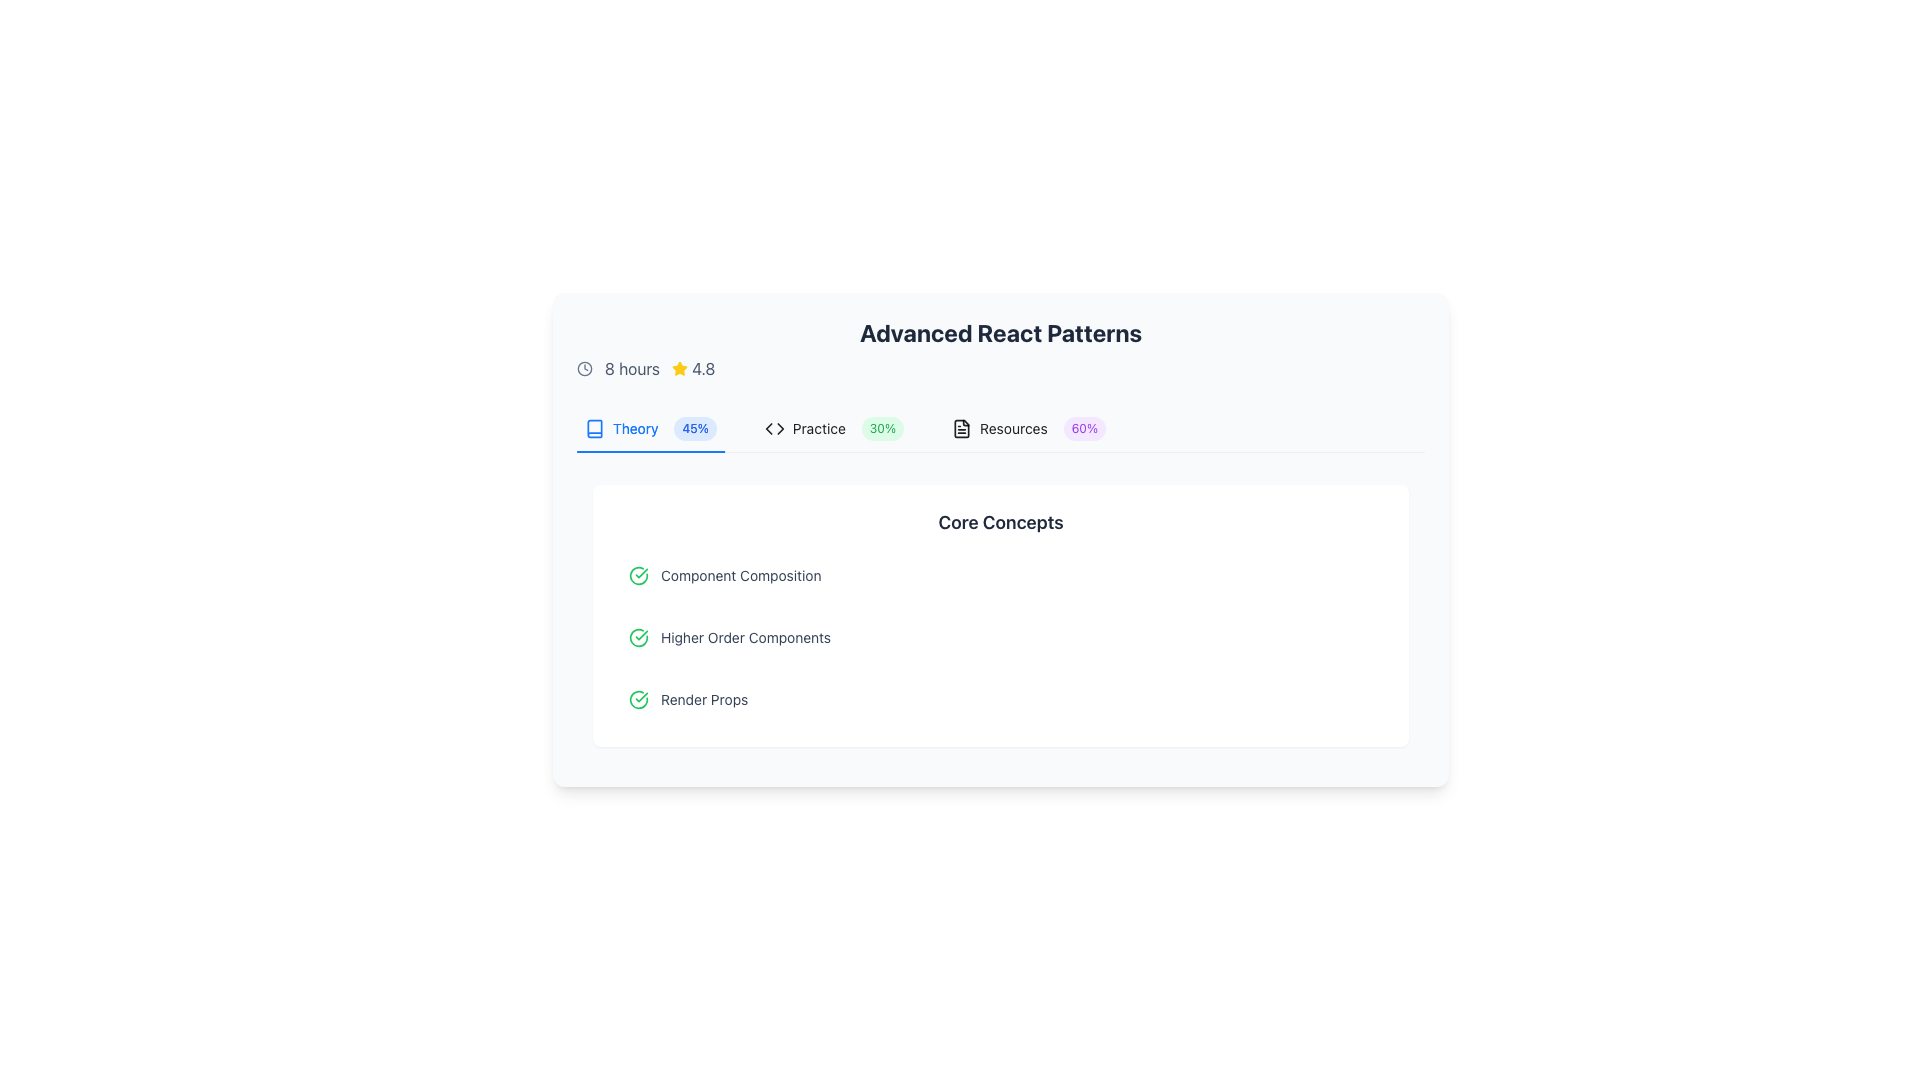 Image resolution: width=1920 pixels, height=1080 pixels. I want to click on the small rectangular icon depicting a pair of angle brackets ('<>') located in the 'Practice' section, so click(773, 427).